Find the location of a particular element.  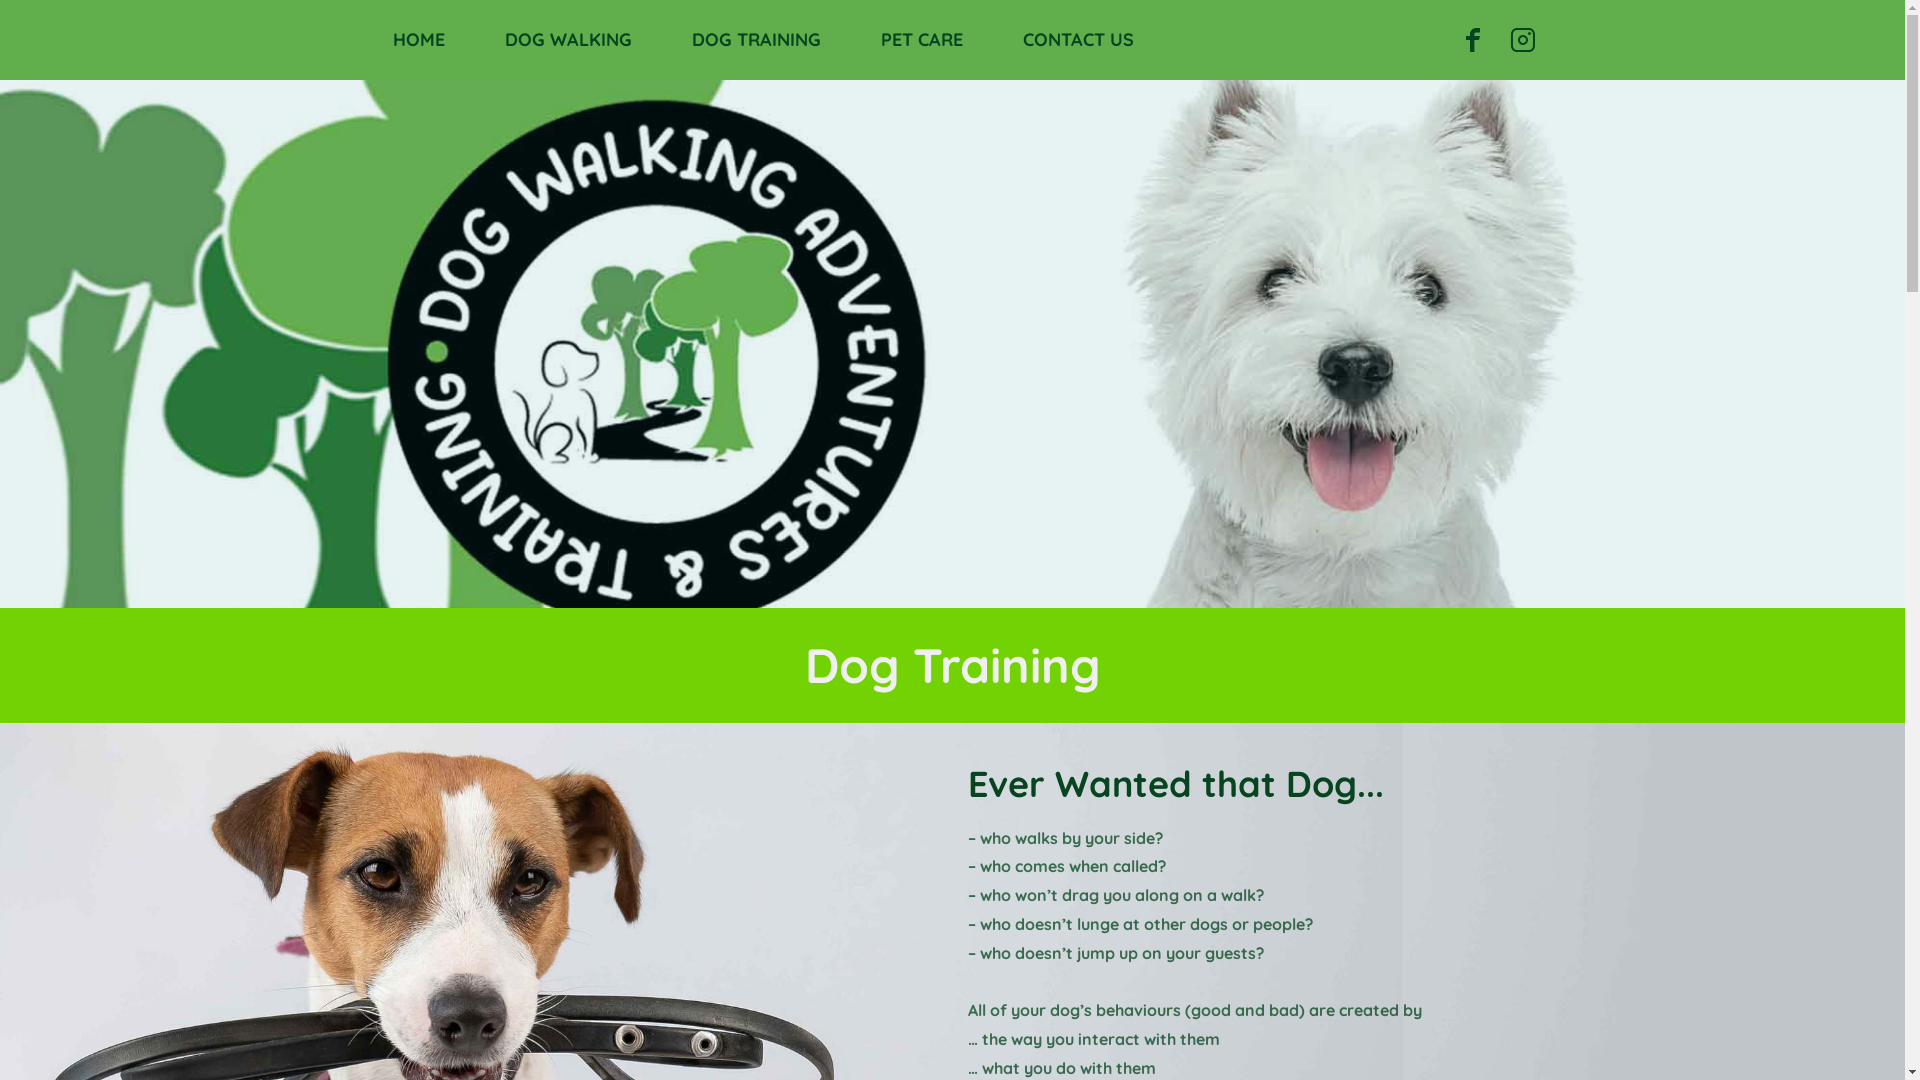

'DOG WALKING' is located at coordinates (567, 39).